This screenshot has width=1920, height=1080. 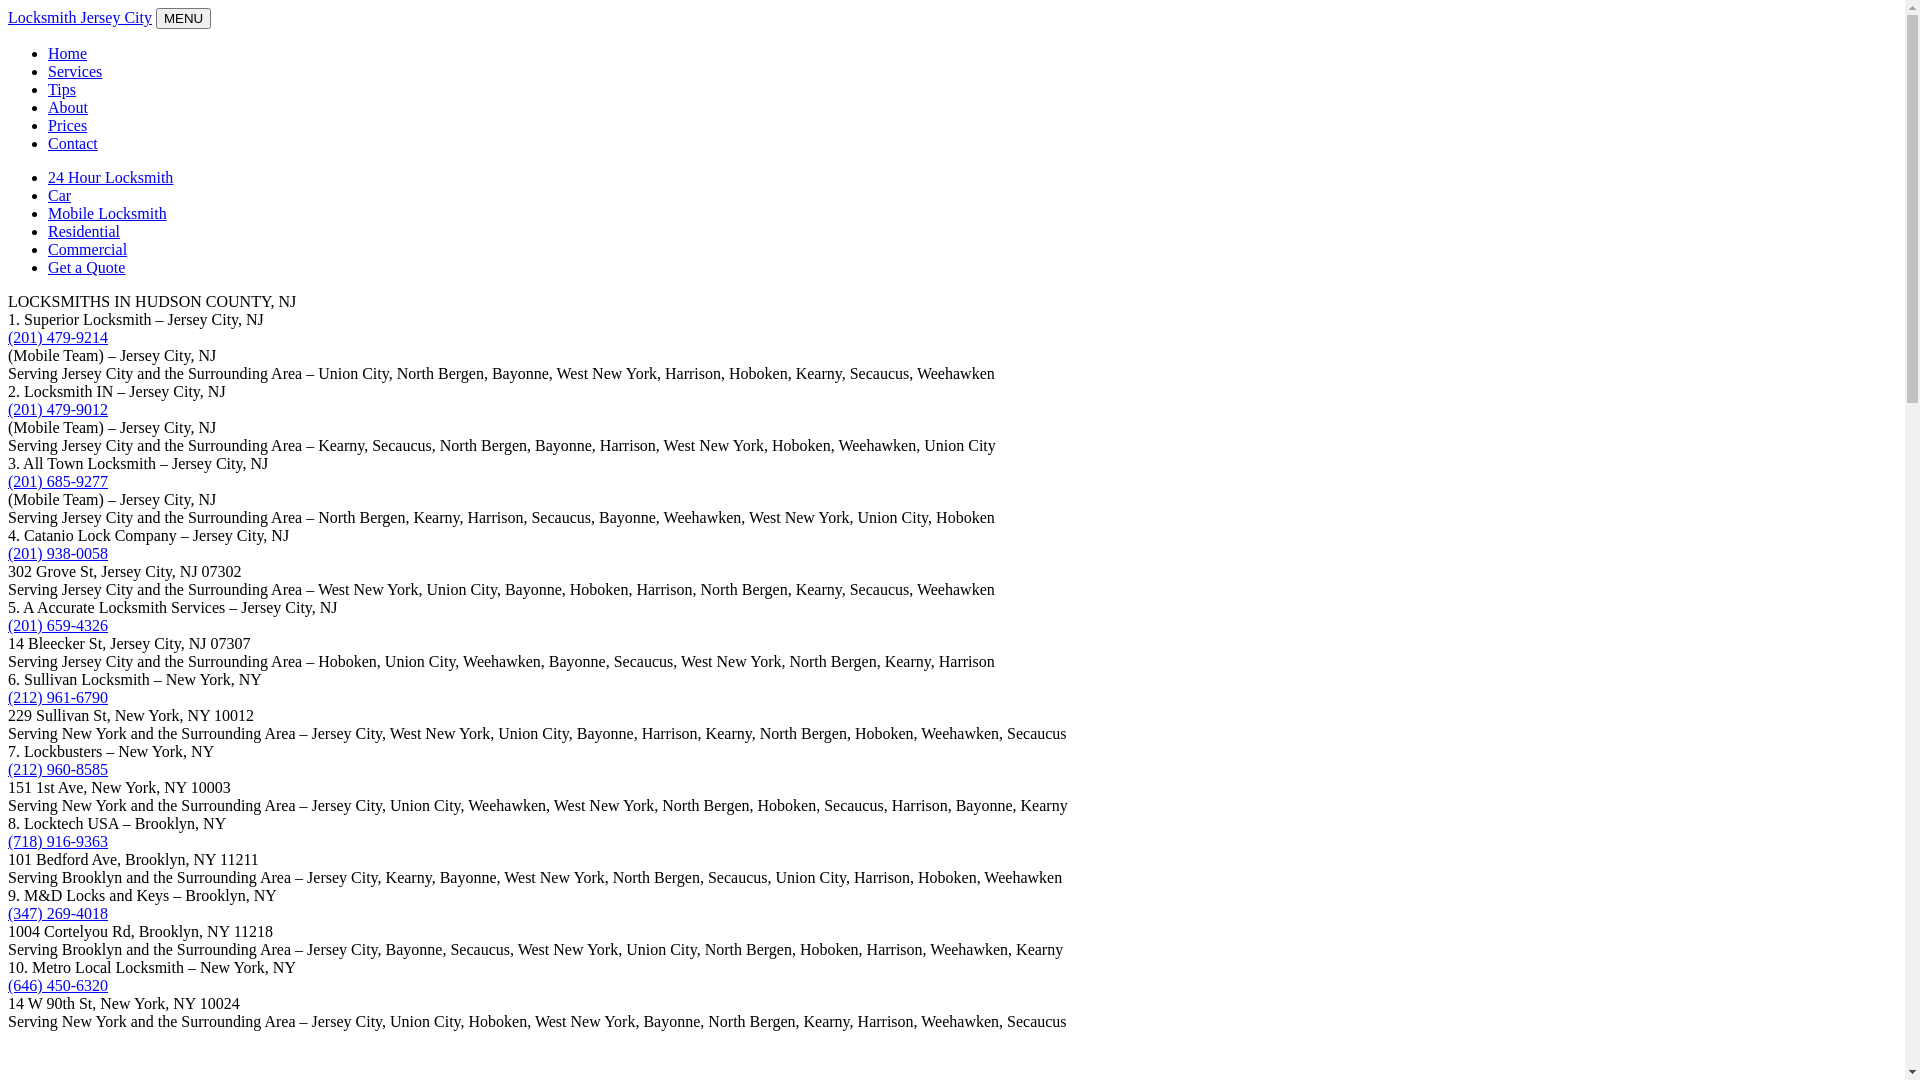 I want to click on '(718) 916-9363', so click(x=57, y=841).